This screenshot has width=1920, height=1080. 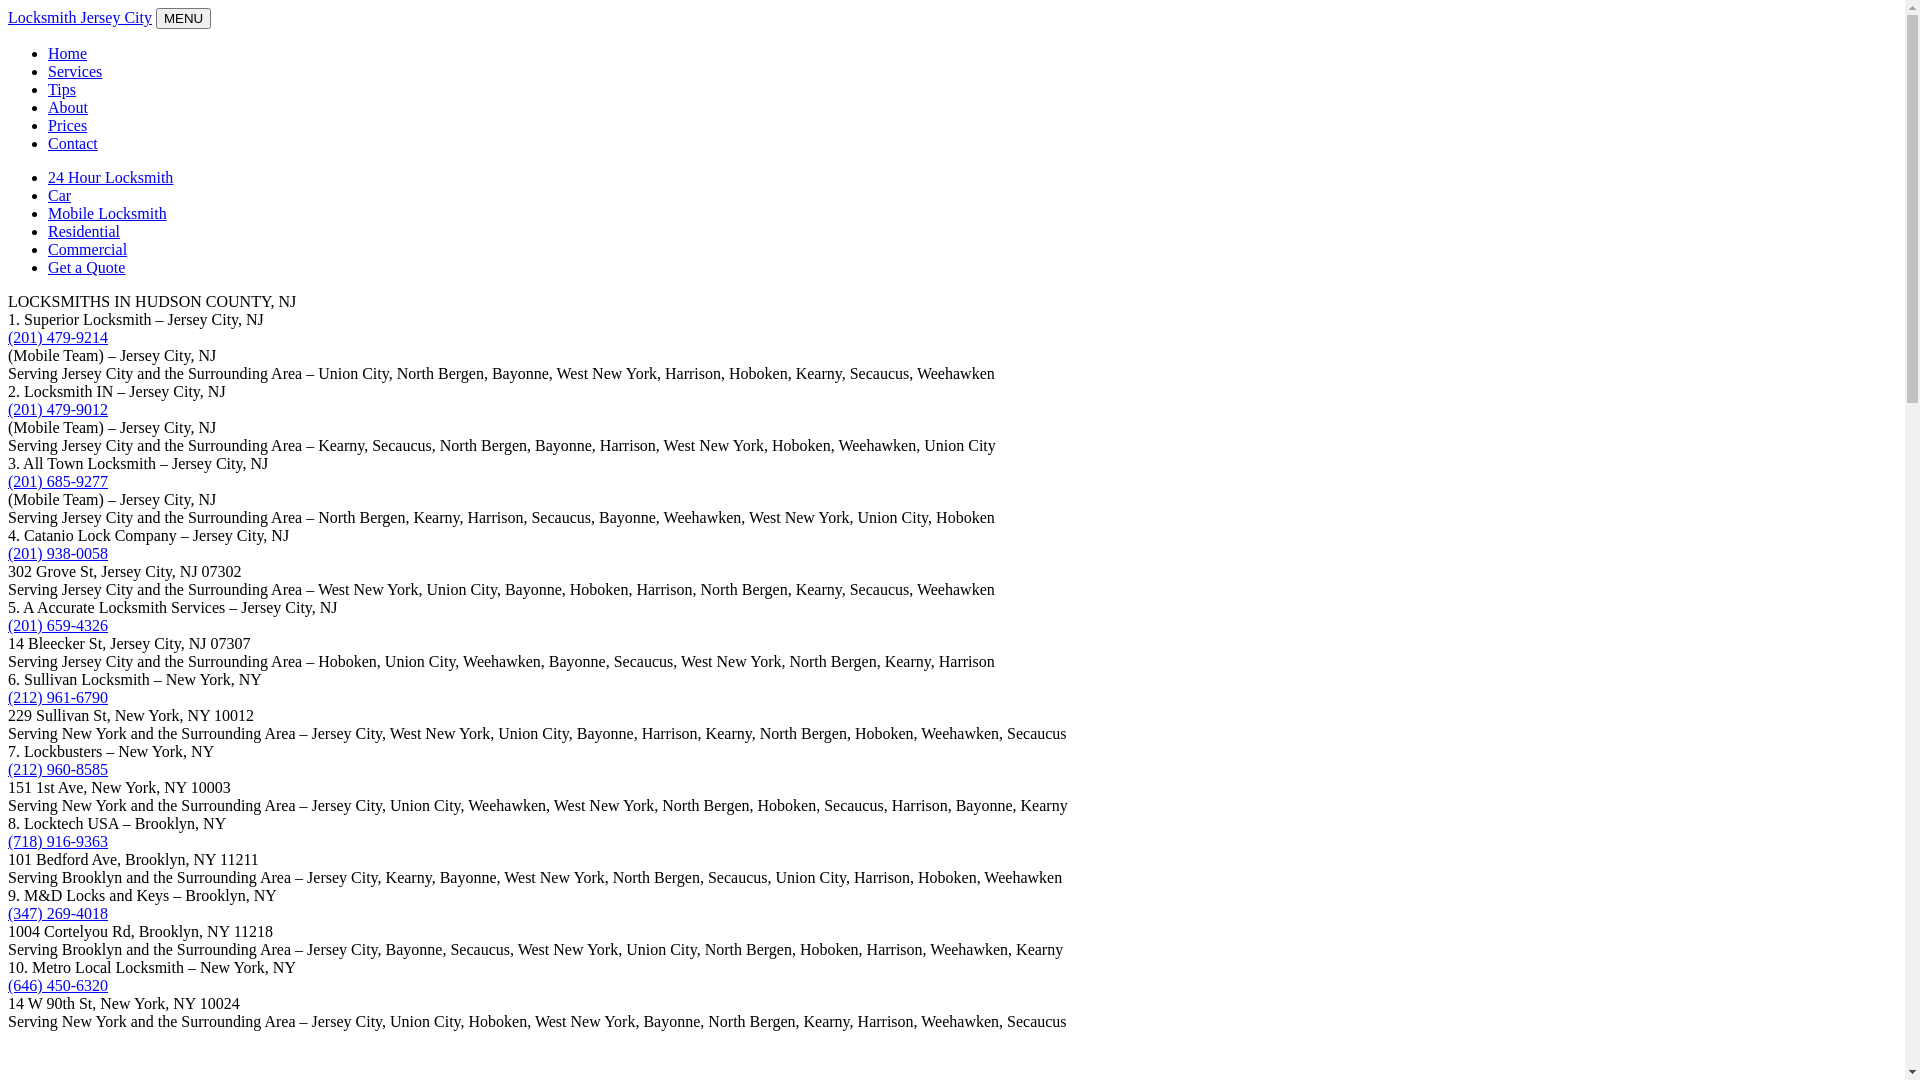 I want to click on '(718) 916-9363', so click(x=57, y=841).